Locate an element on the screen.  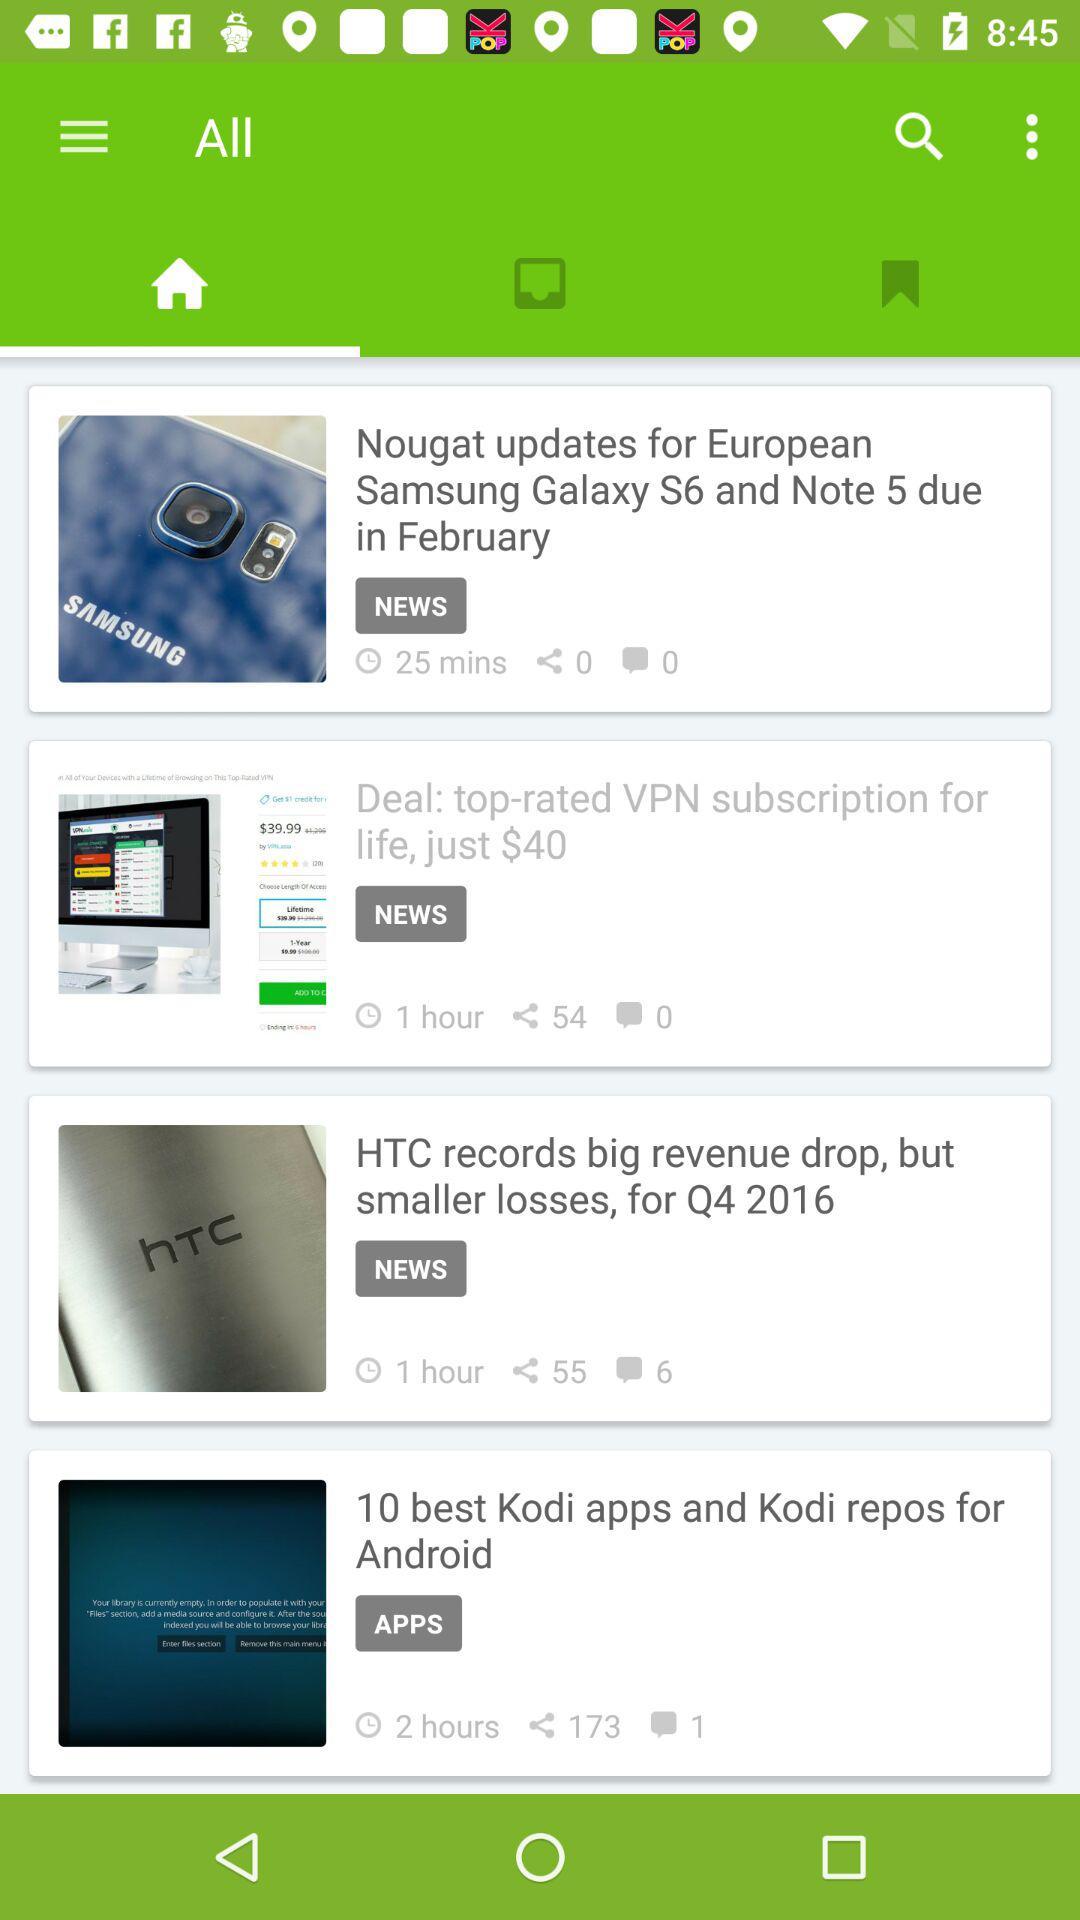
an icon of a house that when pressed takes you to the home page is located at coordinates (180, 282).